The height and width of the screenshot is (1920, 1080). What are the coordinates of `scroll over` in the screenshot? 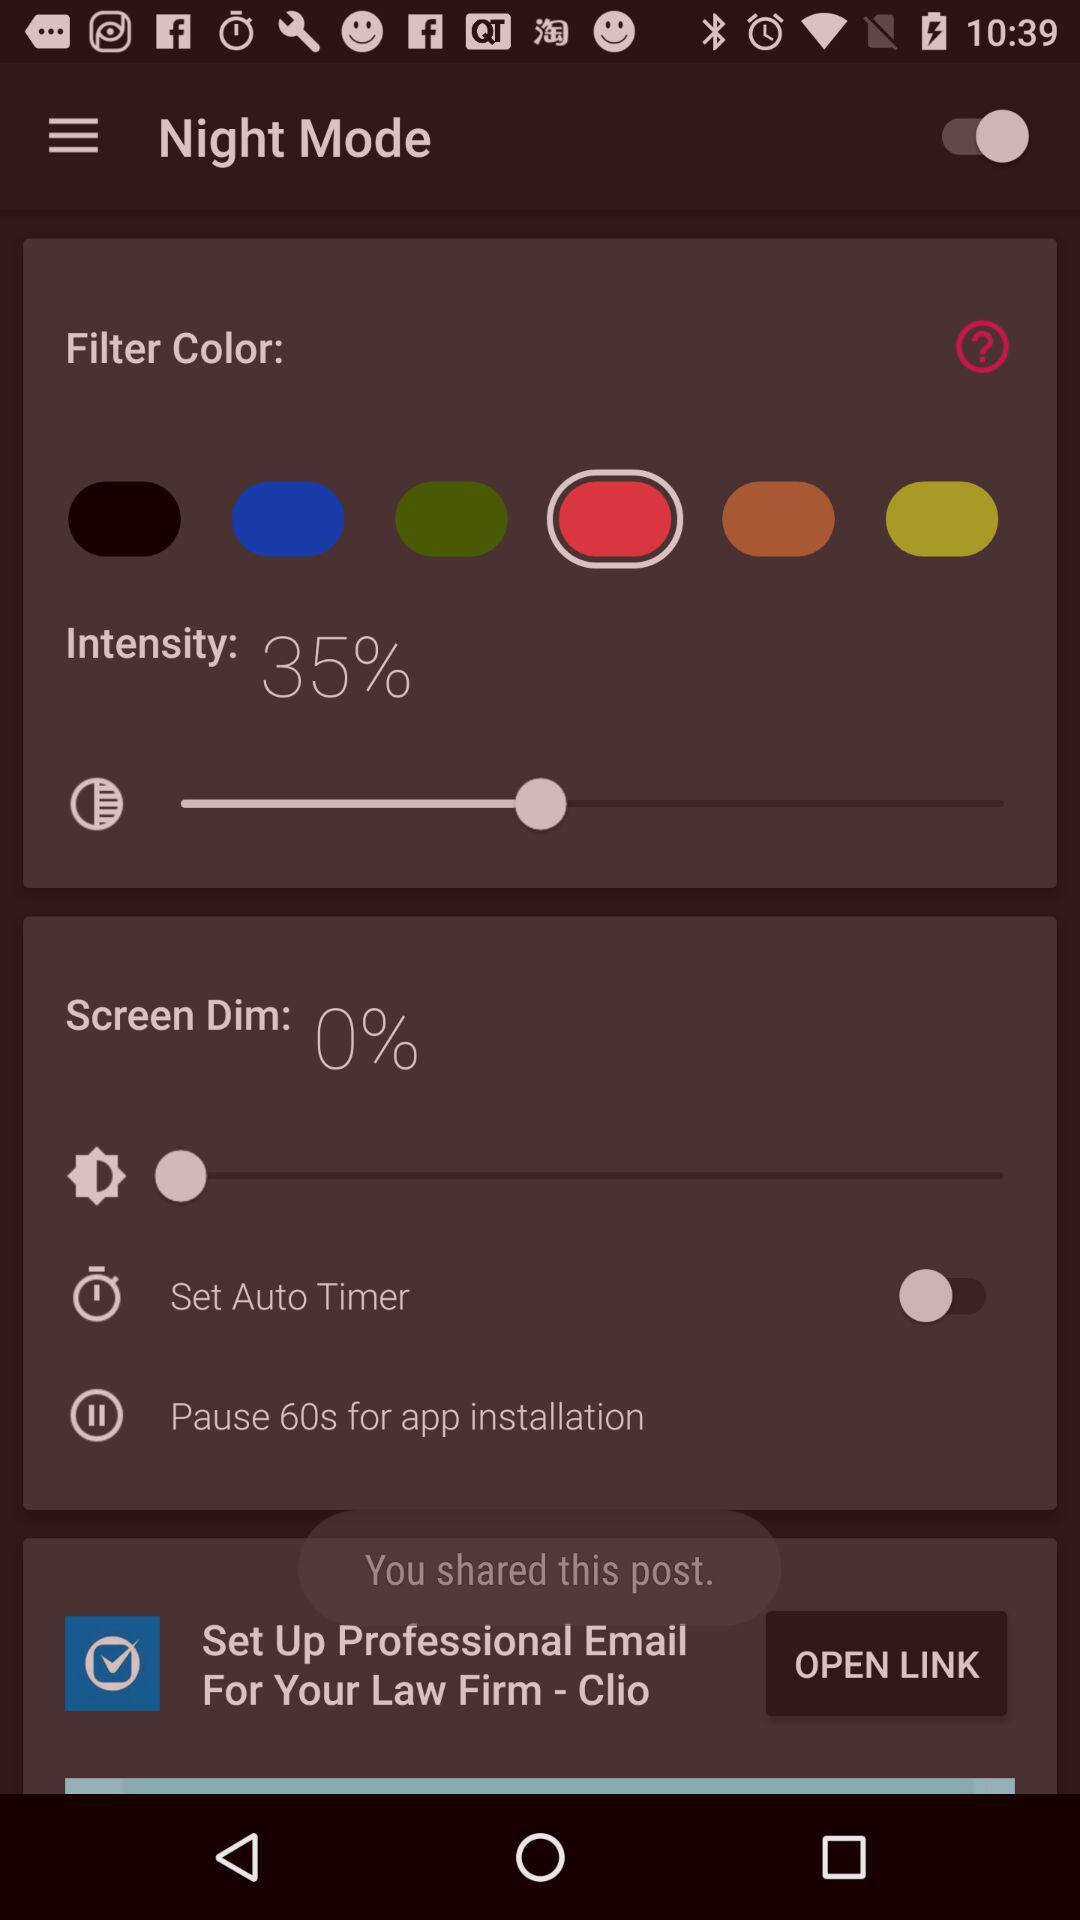 It's located at (540, 1786).